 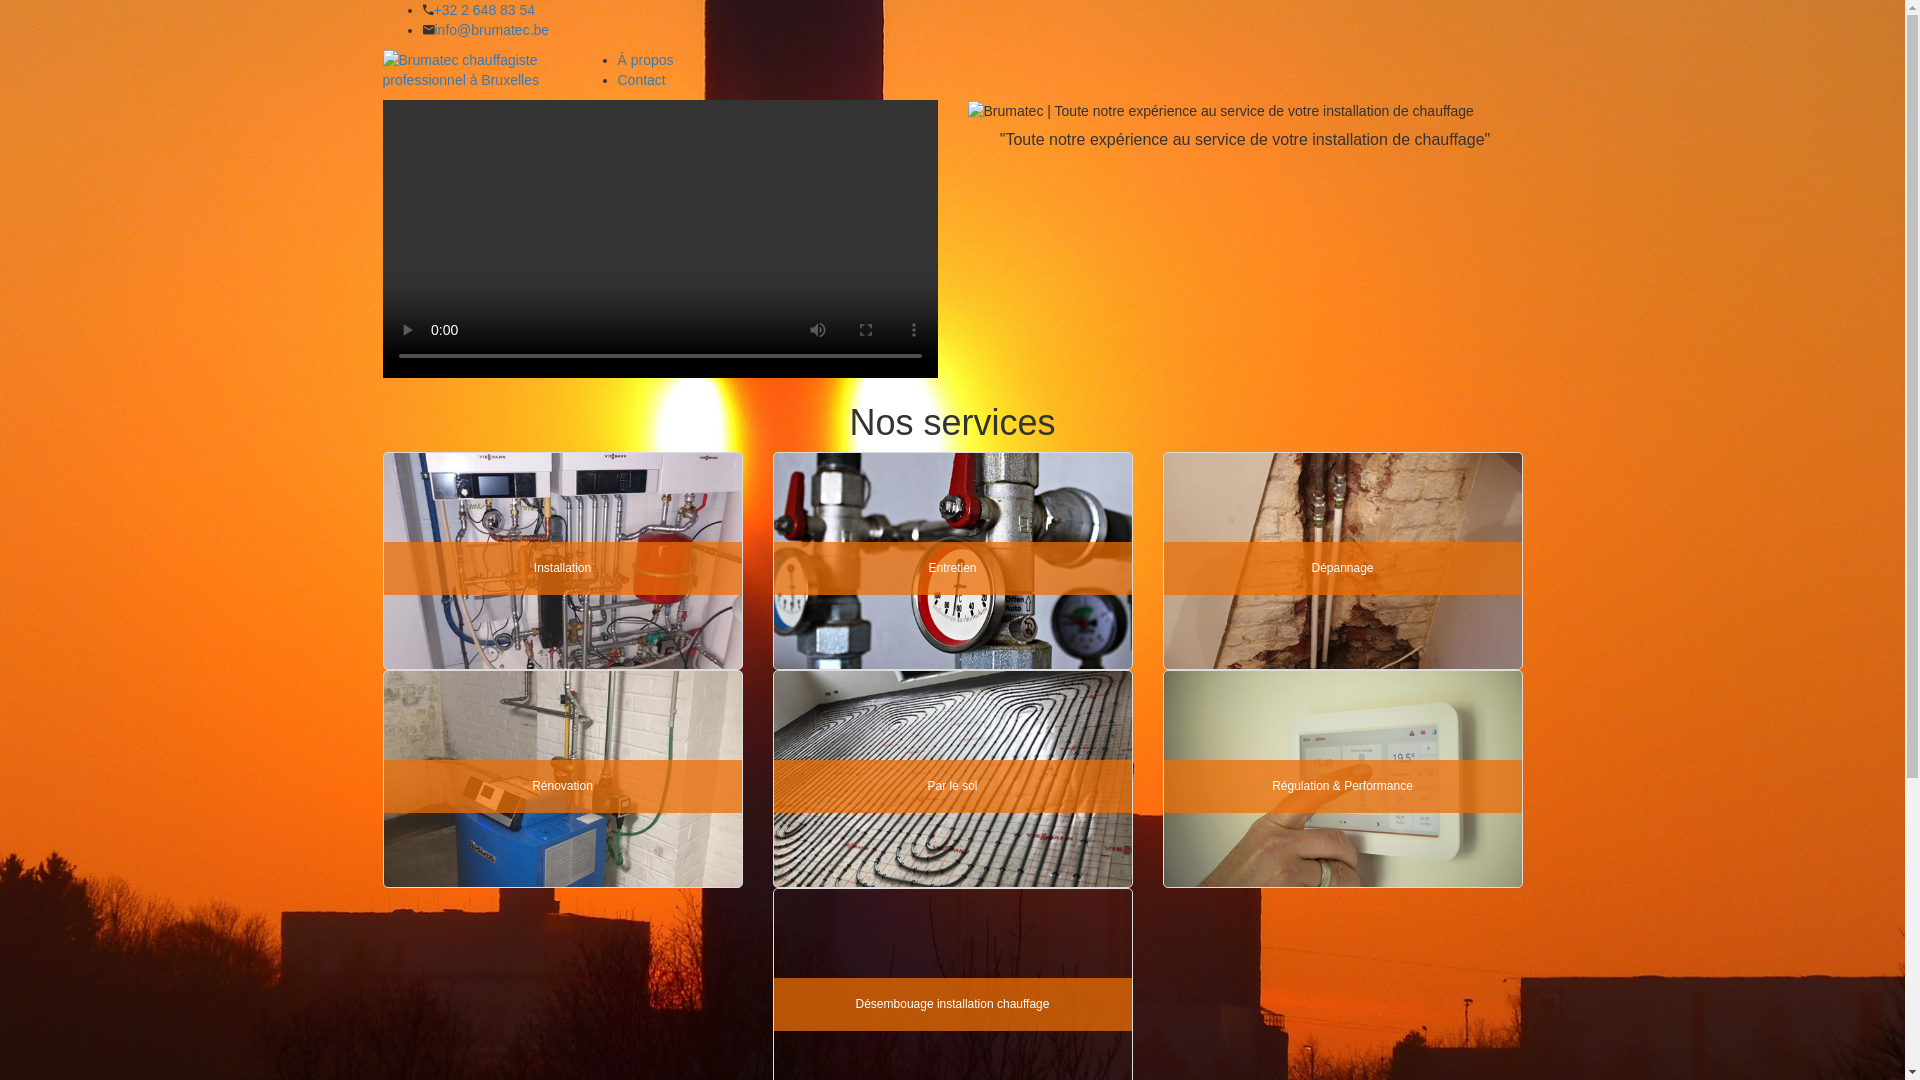 I want to click on '+32 2 648 83 54', so click(x=484, y=10).